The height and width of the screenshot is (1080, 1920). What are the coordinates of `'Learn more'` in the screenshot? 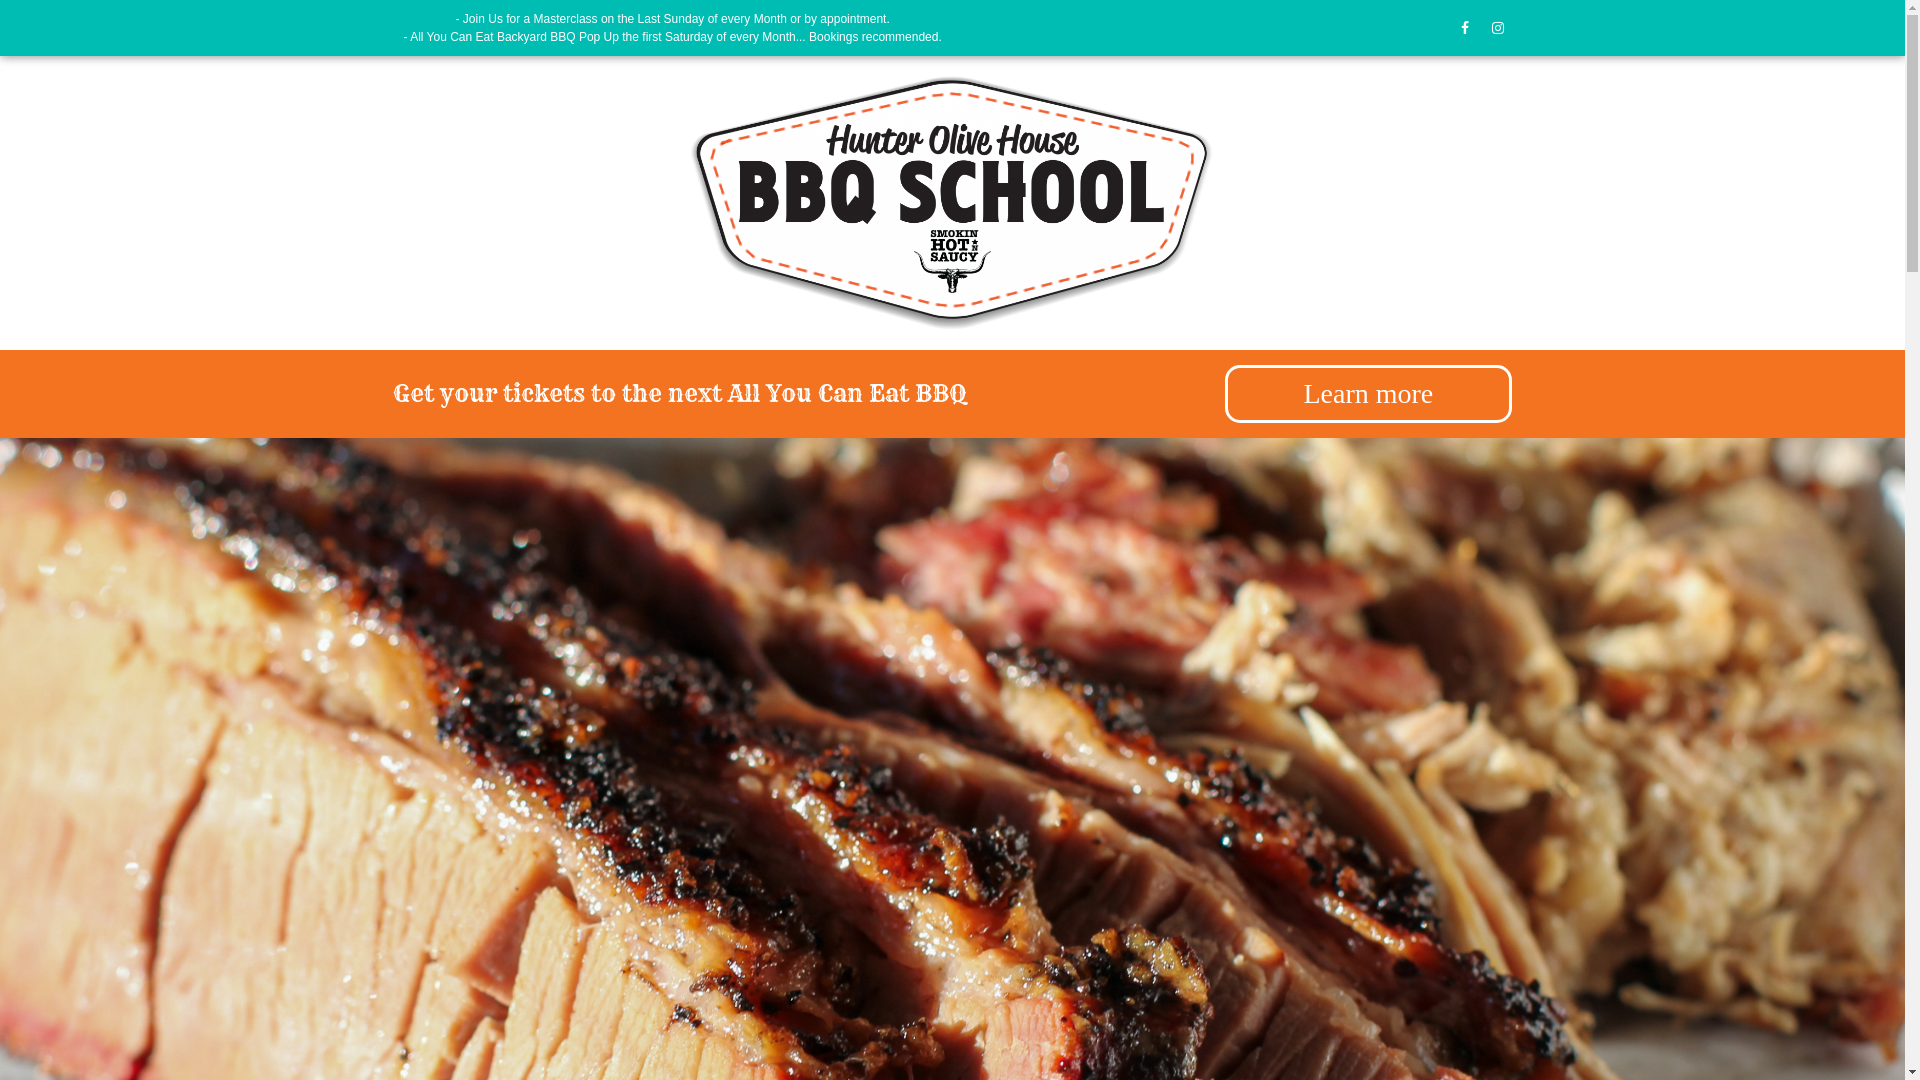 It's located at (1367, 393).